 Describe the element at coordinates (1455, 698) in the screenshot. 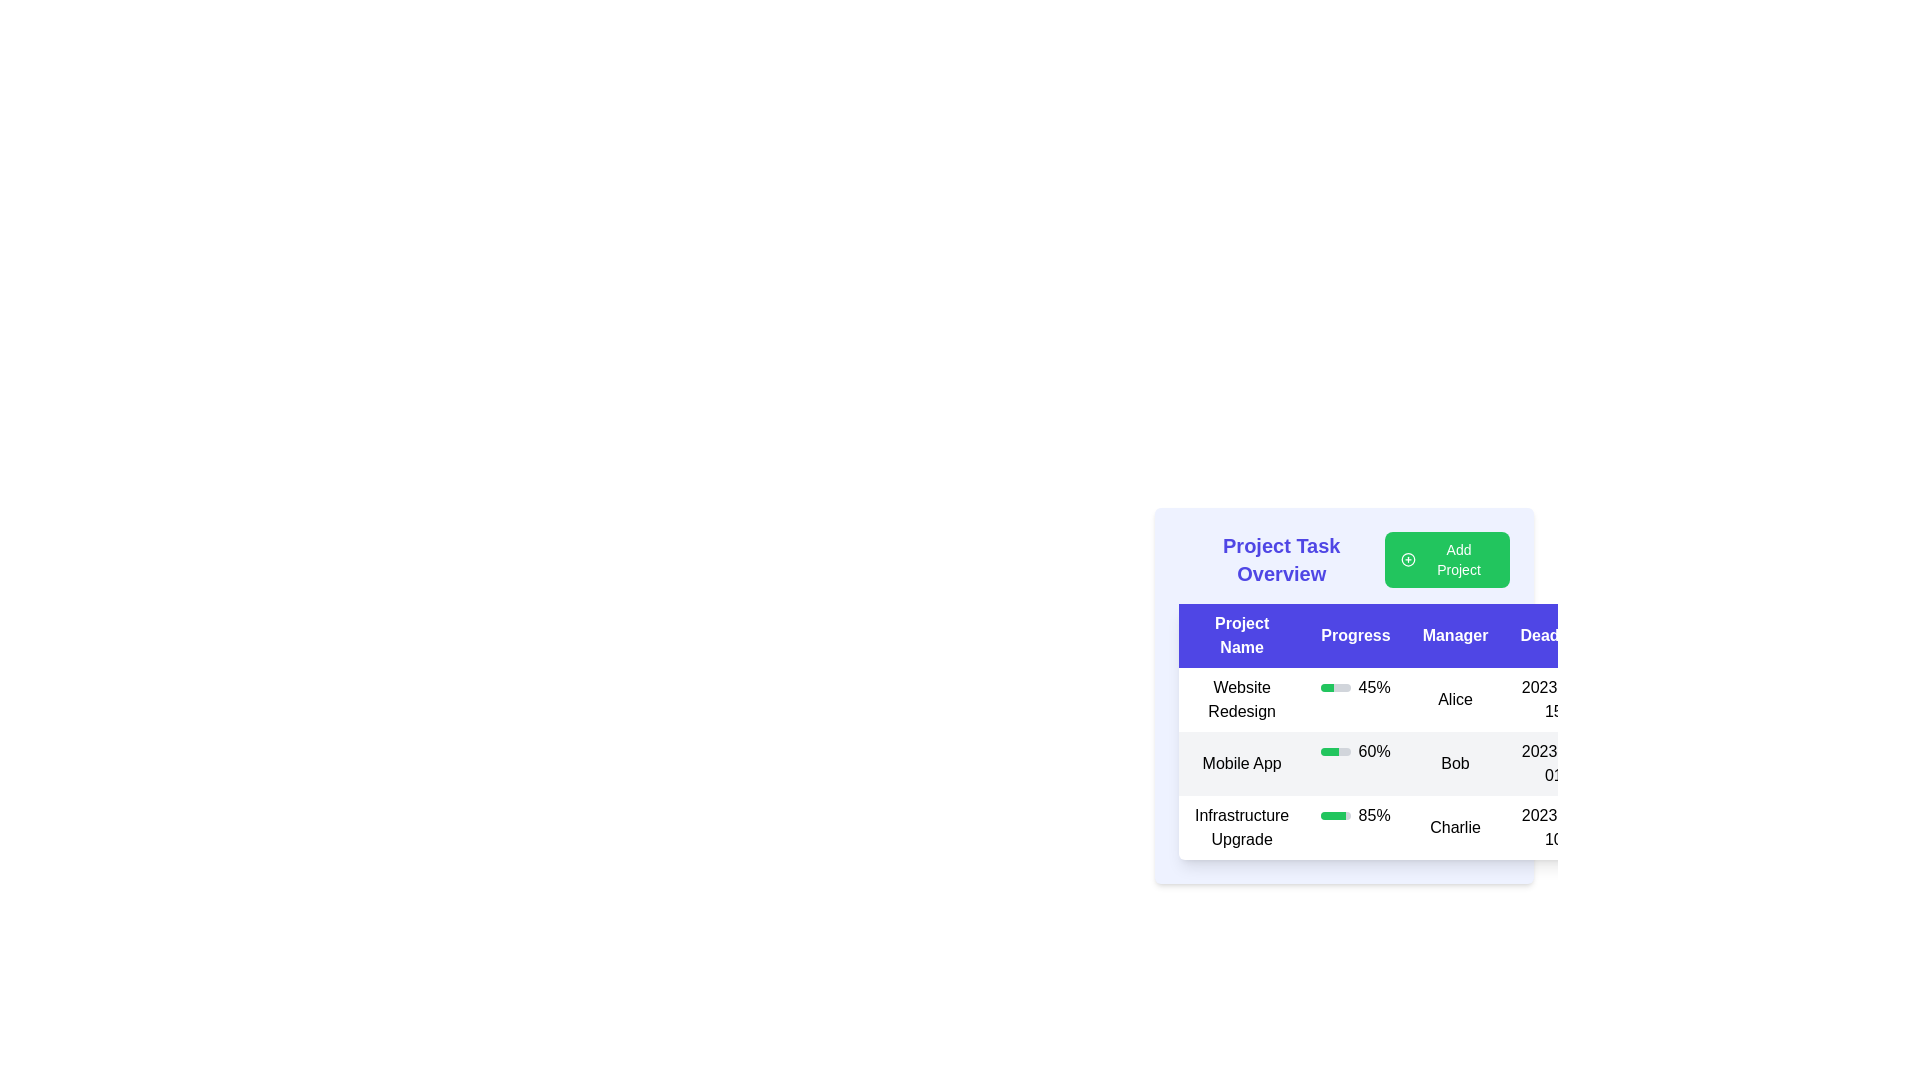

I see `text label indicating the manager assigned to the project 'Website Redesign', located in the third column of the data table in the second row` at that location.